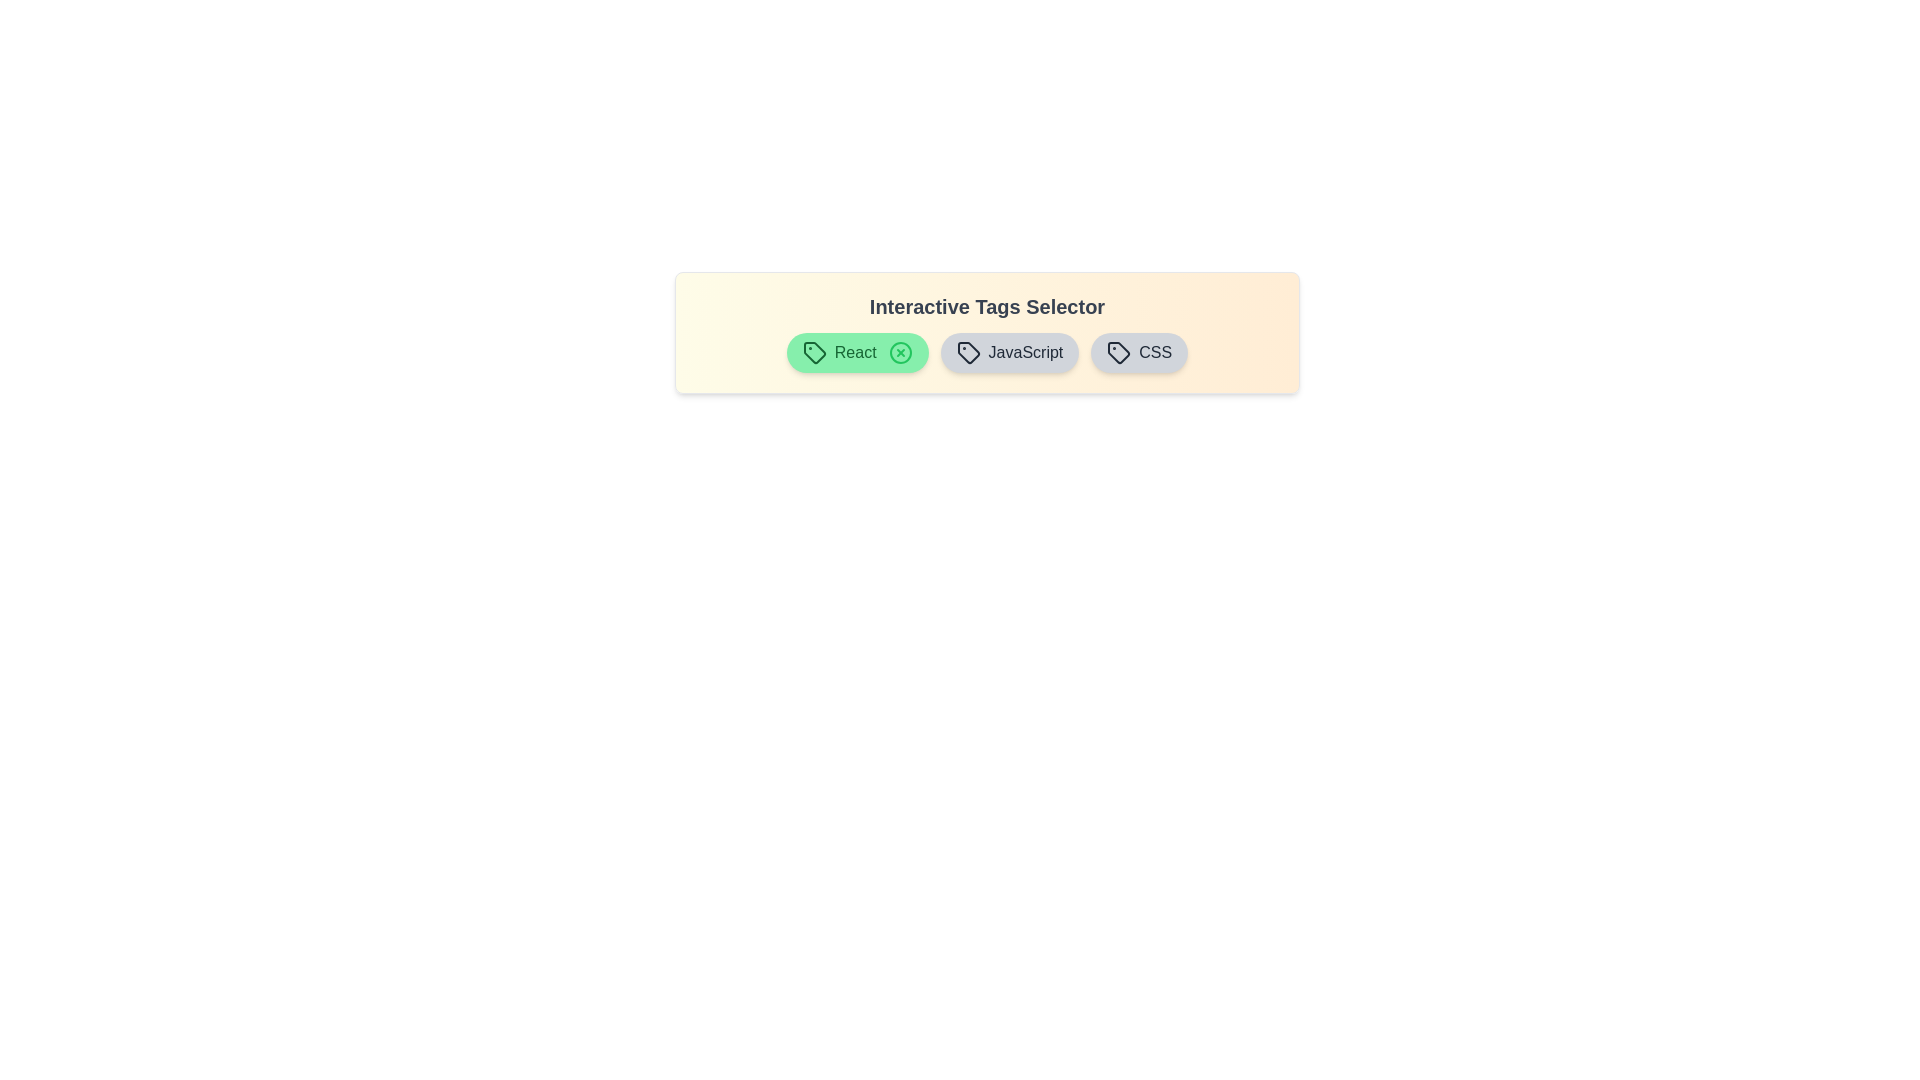  Describe the element at coordinates (857, 352) in the screenshot. I see `the tag React` at that location.